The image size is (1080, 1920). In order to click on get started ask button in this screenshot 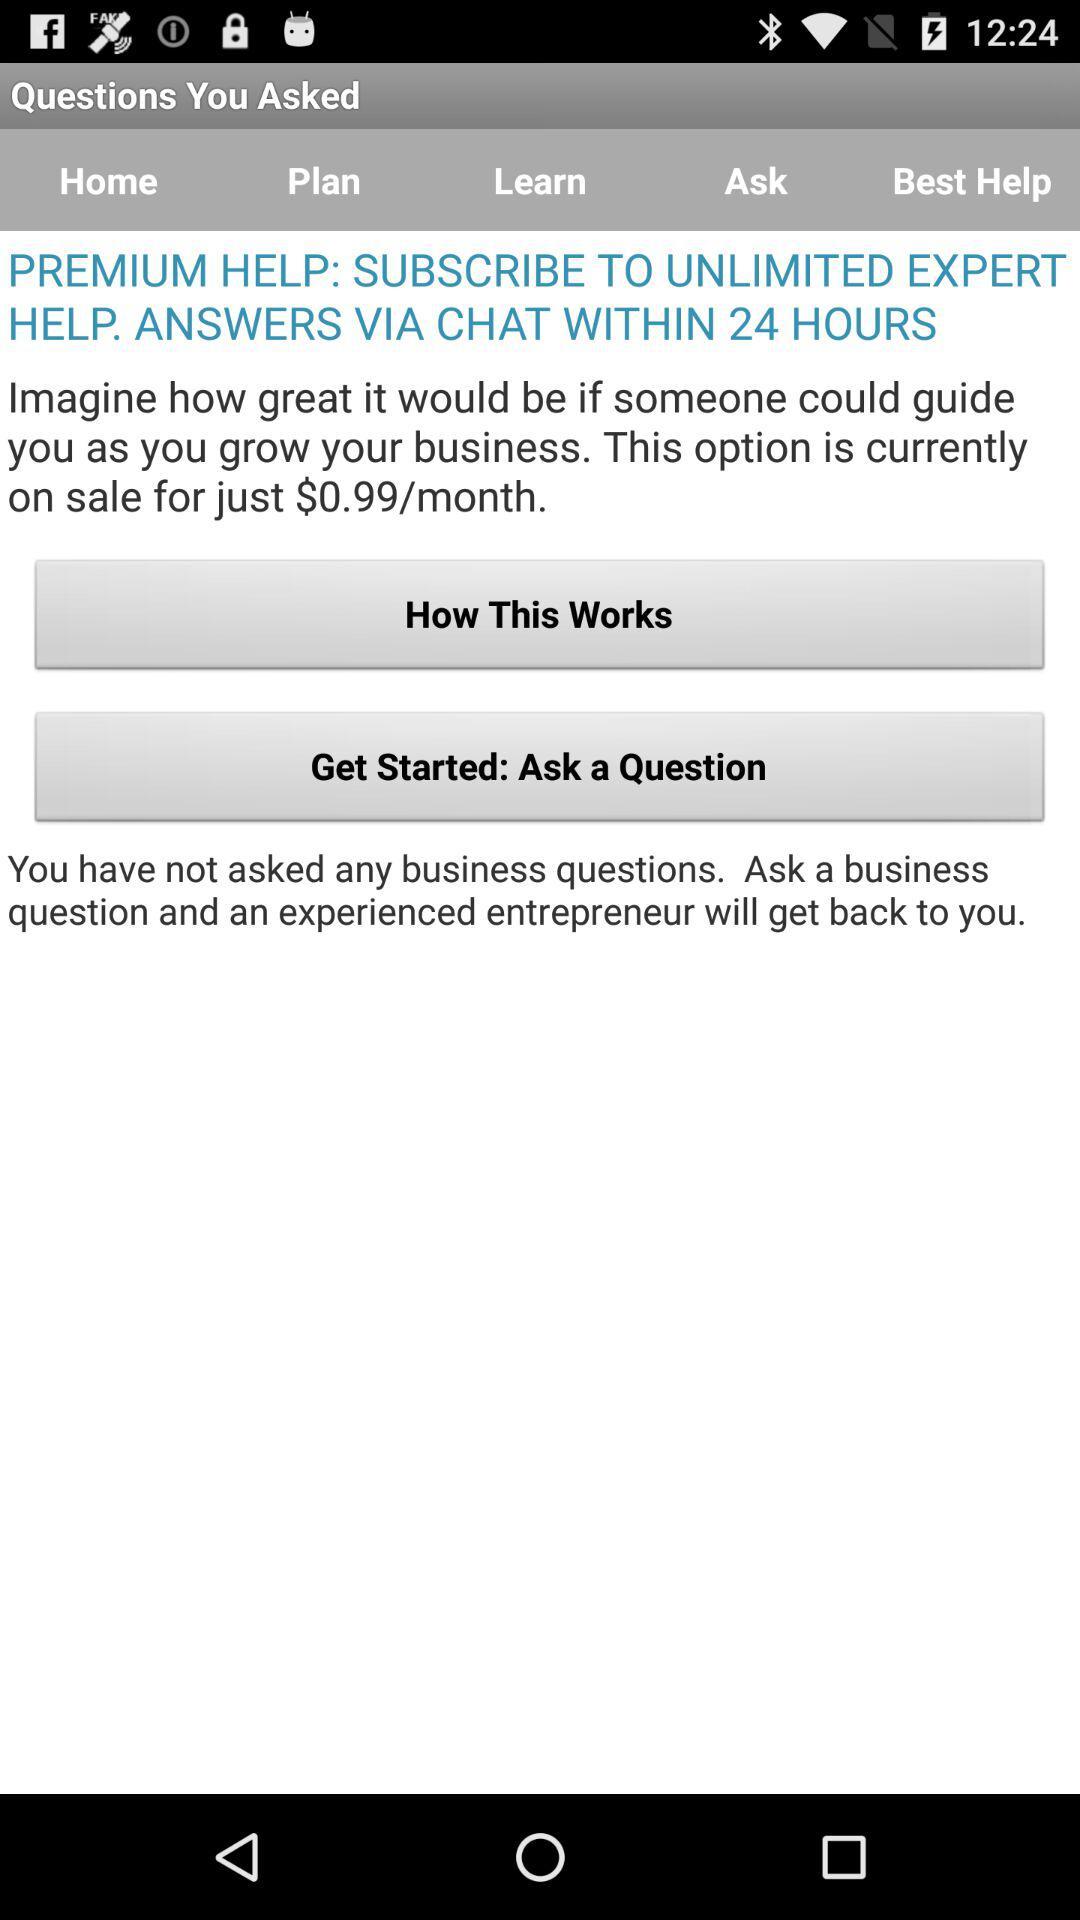, I will do `click(540, 771)`.